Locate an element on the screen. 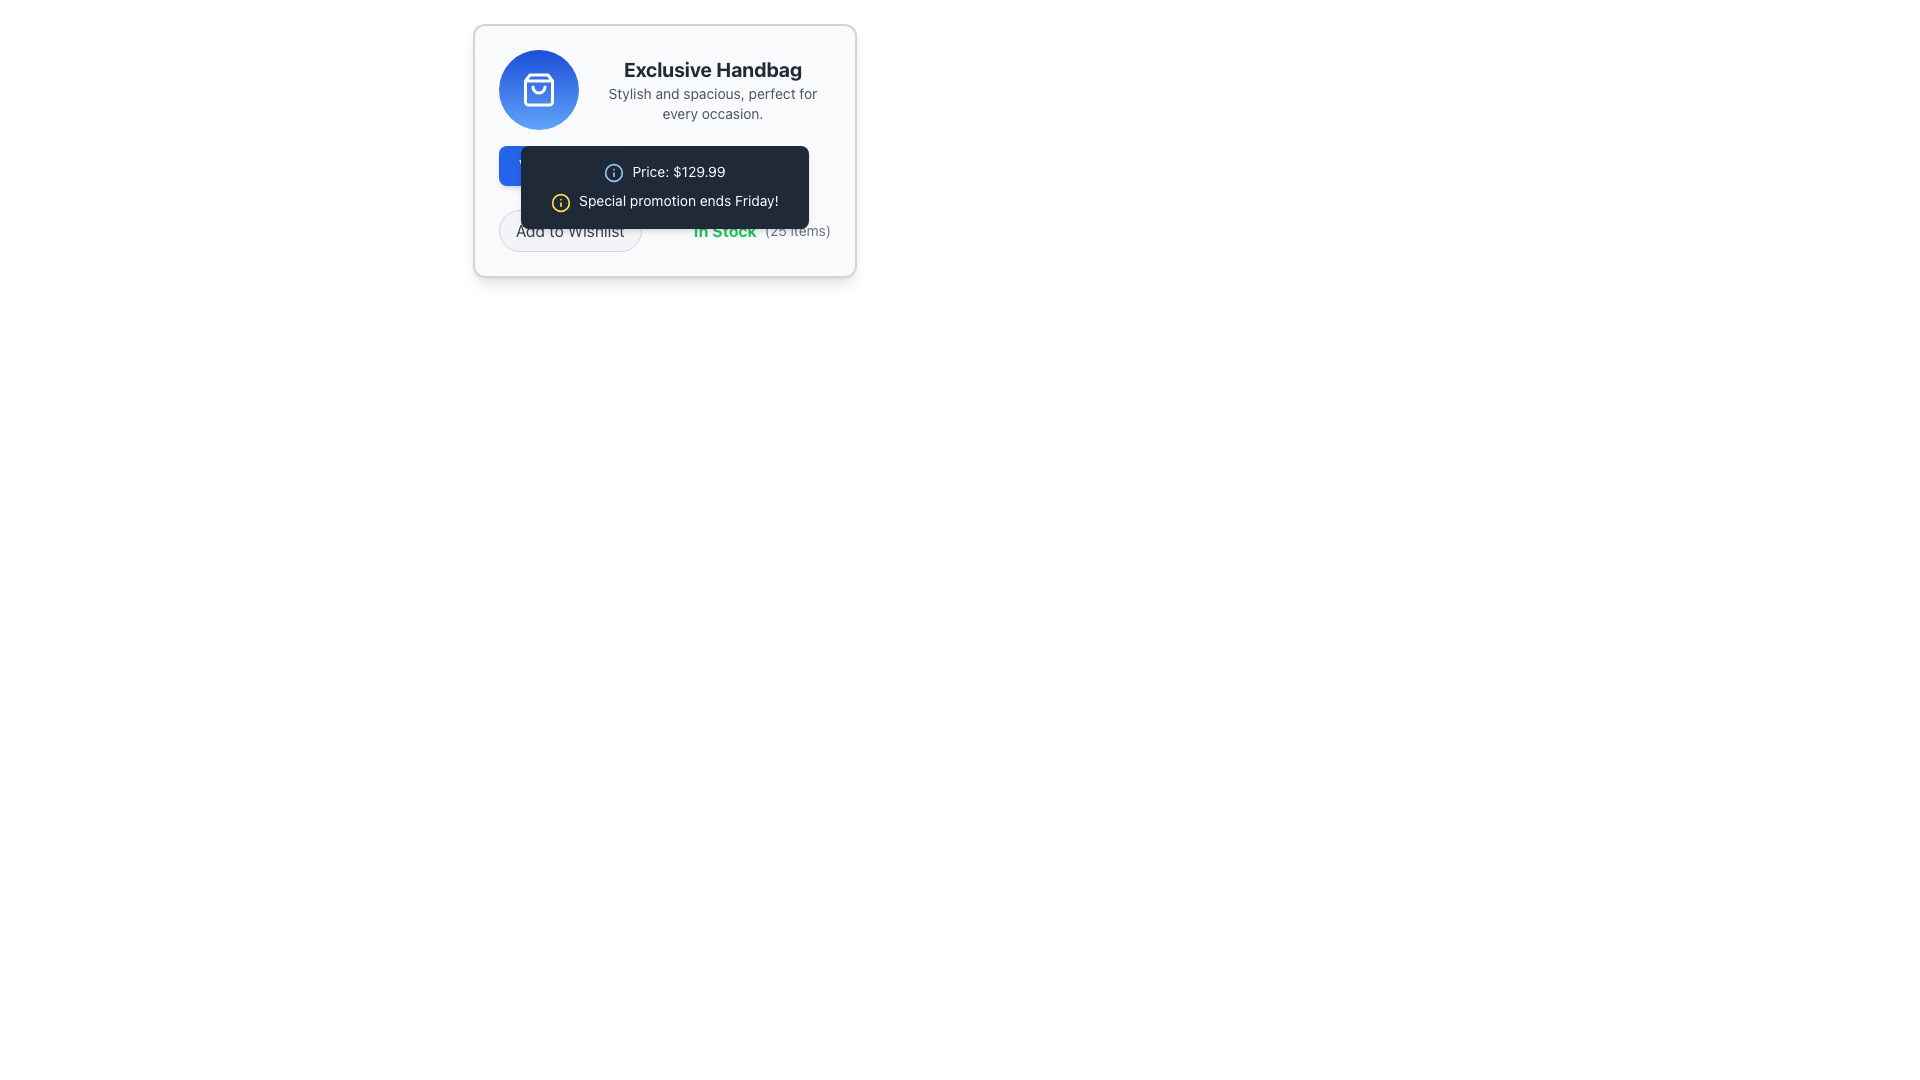 The width and height of the screenshot is (1920, 1080). the graphical icon resembling a shopping bag with a handle, located in the upper left section of the interface within the top left circular icon of the 'Exclusive Handbag' card is located at coordinates (538, 88).